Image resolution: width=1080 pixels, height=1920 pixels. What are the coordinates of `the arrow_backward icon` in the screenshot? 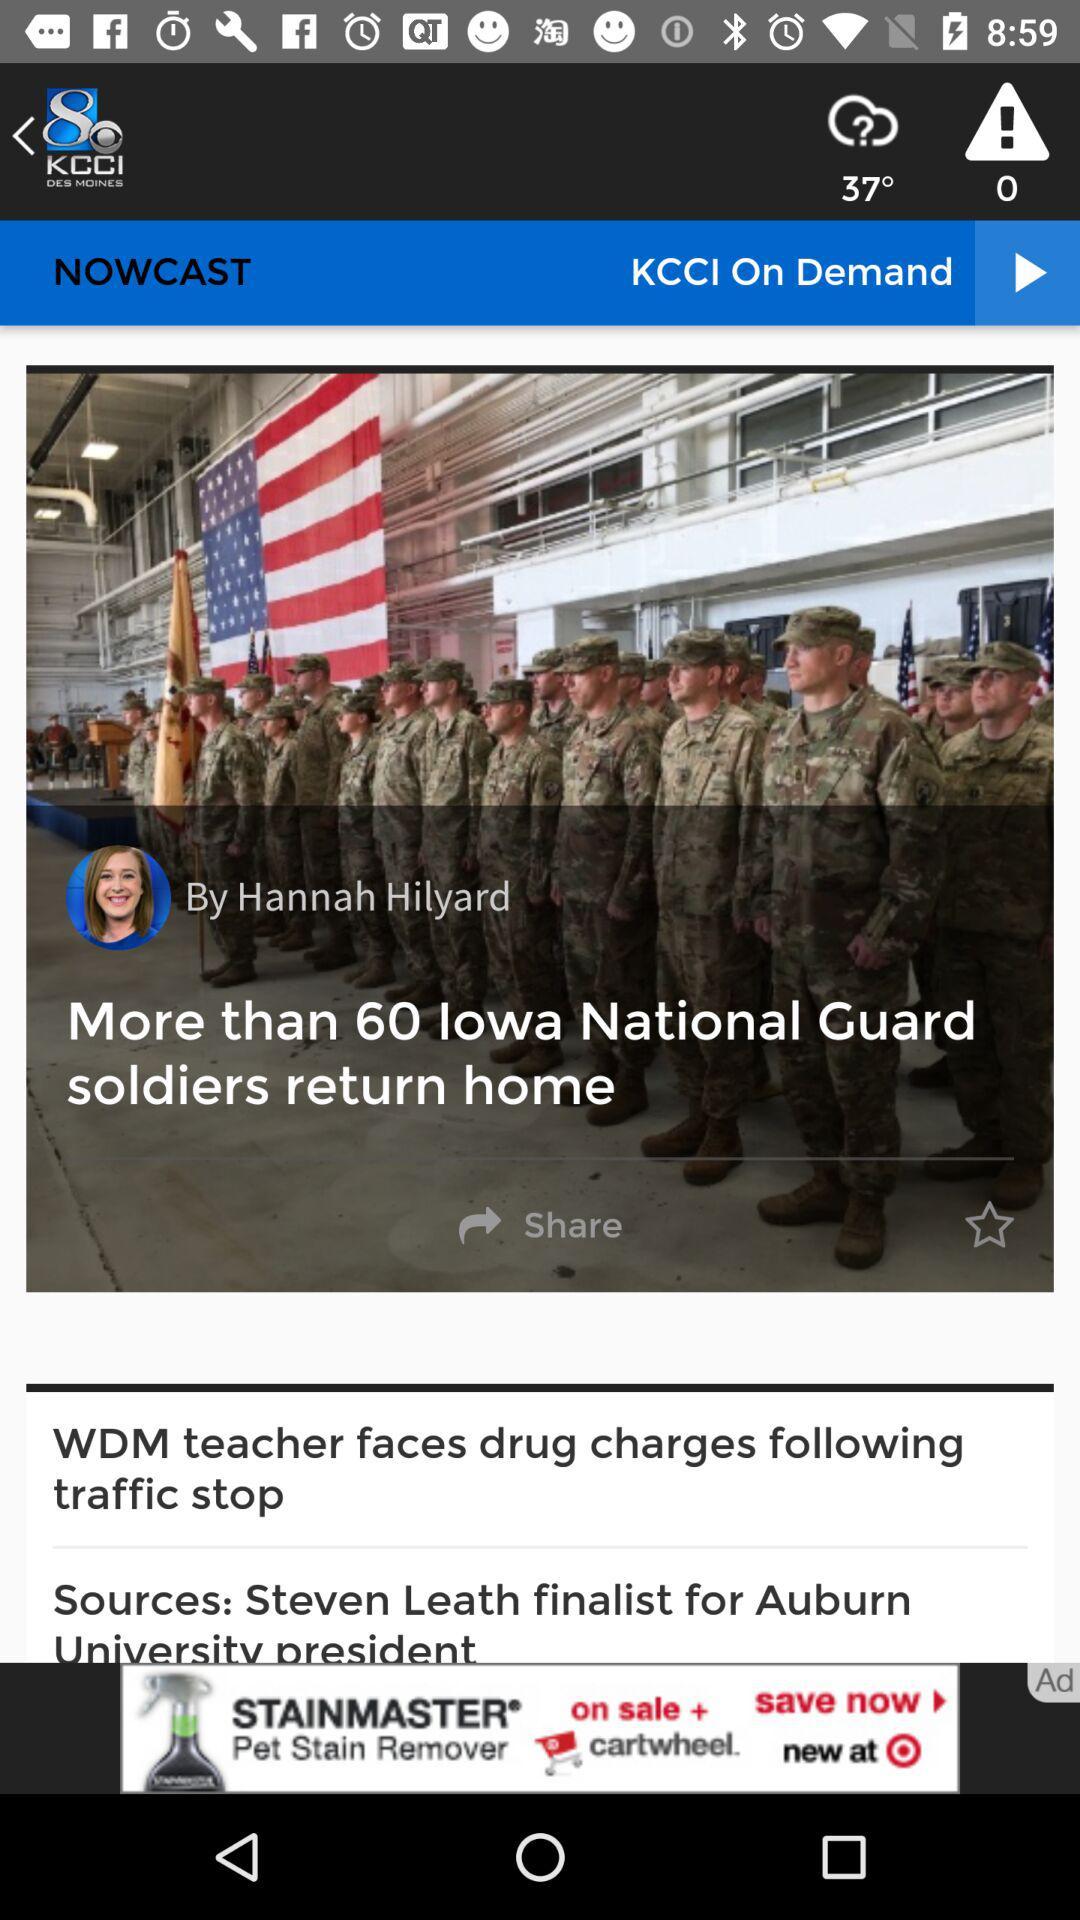 It's located at (72, 135).